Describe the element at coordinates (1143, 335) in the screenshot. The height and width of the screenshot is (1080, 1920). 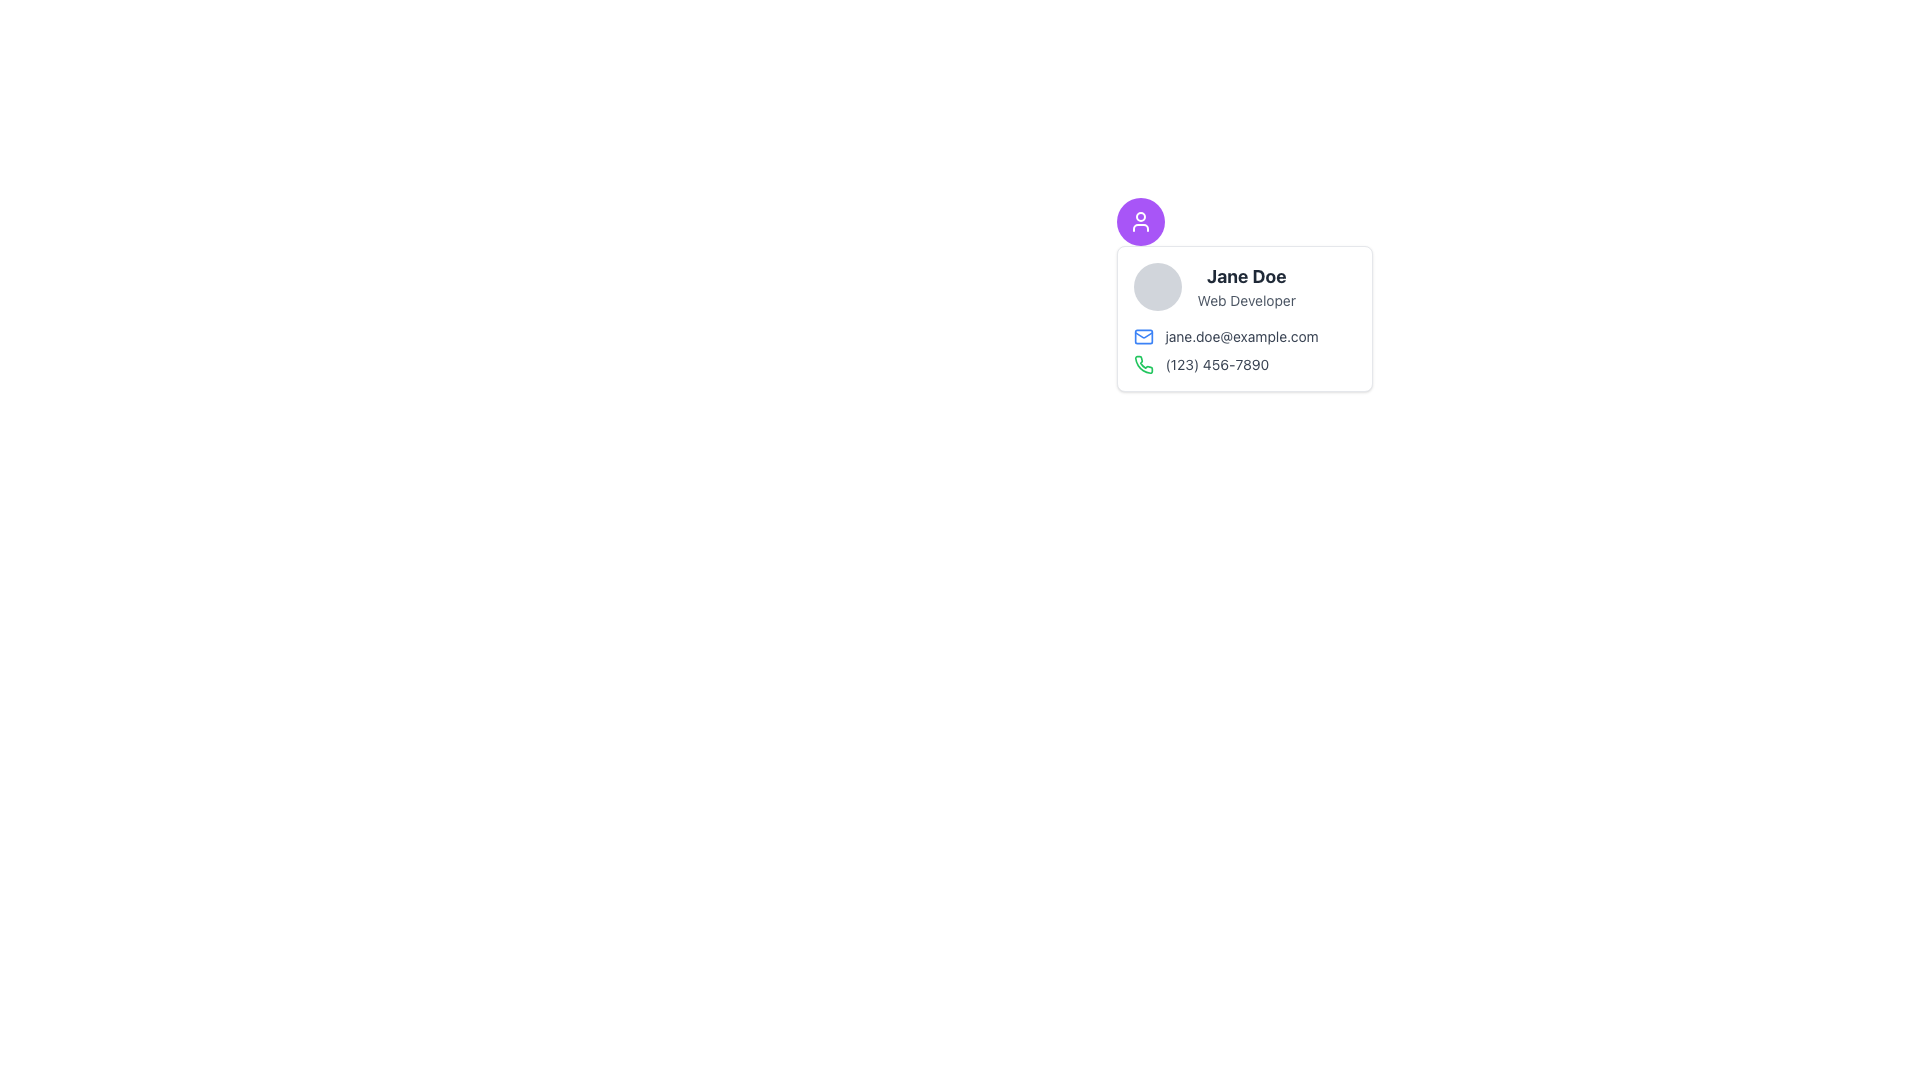
I see `the inner rectangle of the mail envelope icon located to the left of the email text 'jane.doe@example.com' in the contact card` at that location.